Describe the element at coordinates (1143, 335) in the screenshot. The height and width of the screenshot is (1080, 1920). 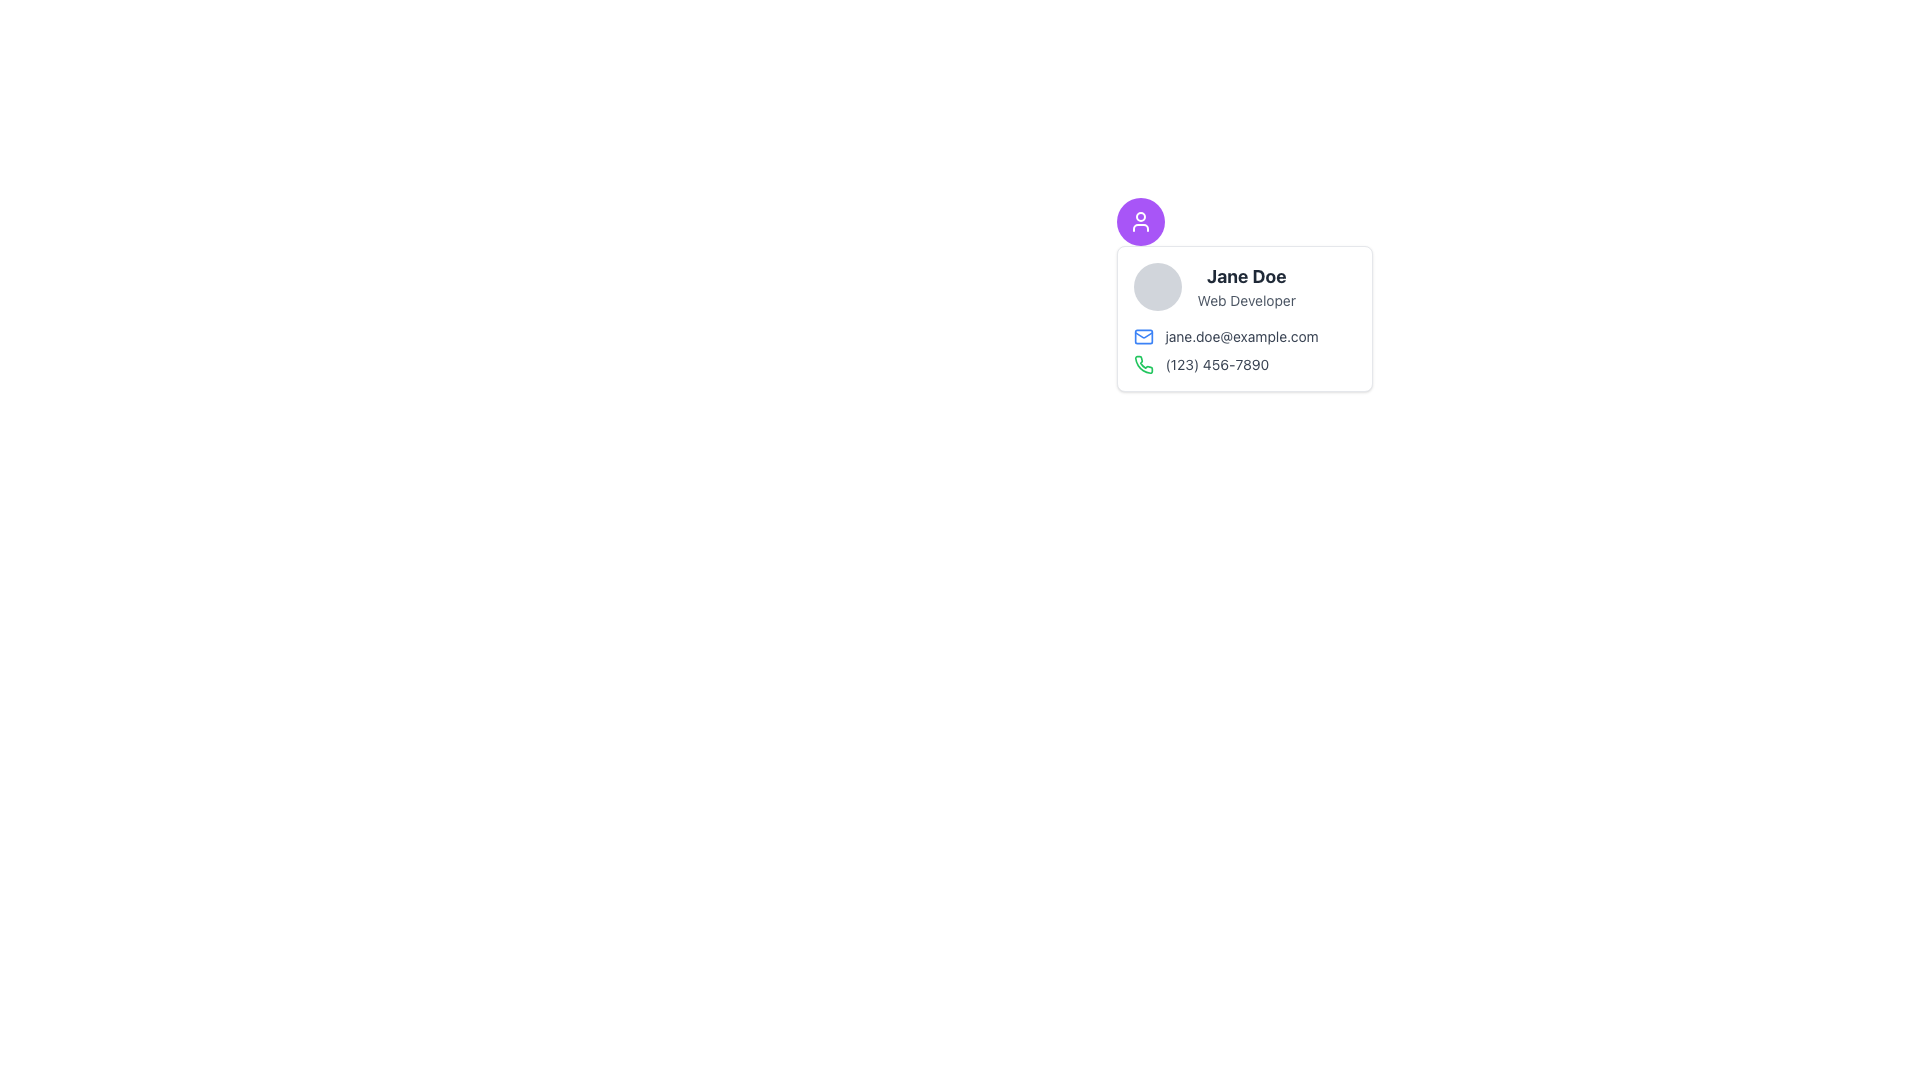
I see `the inner rectangle of the mail envelope icon located to the left of the email text 'jane.doe@example.com' in the contact card` at that location.